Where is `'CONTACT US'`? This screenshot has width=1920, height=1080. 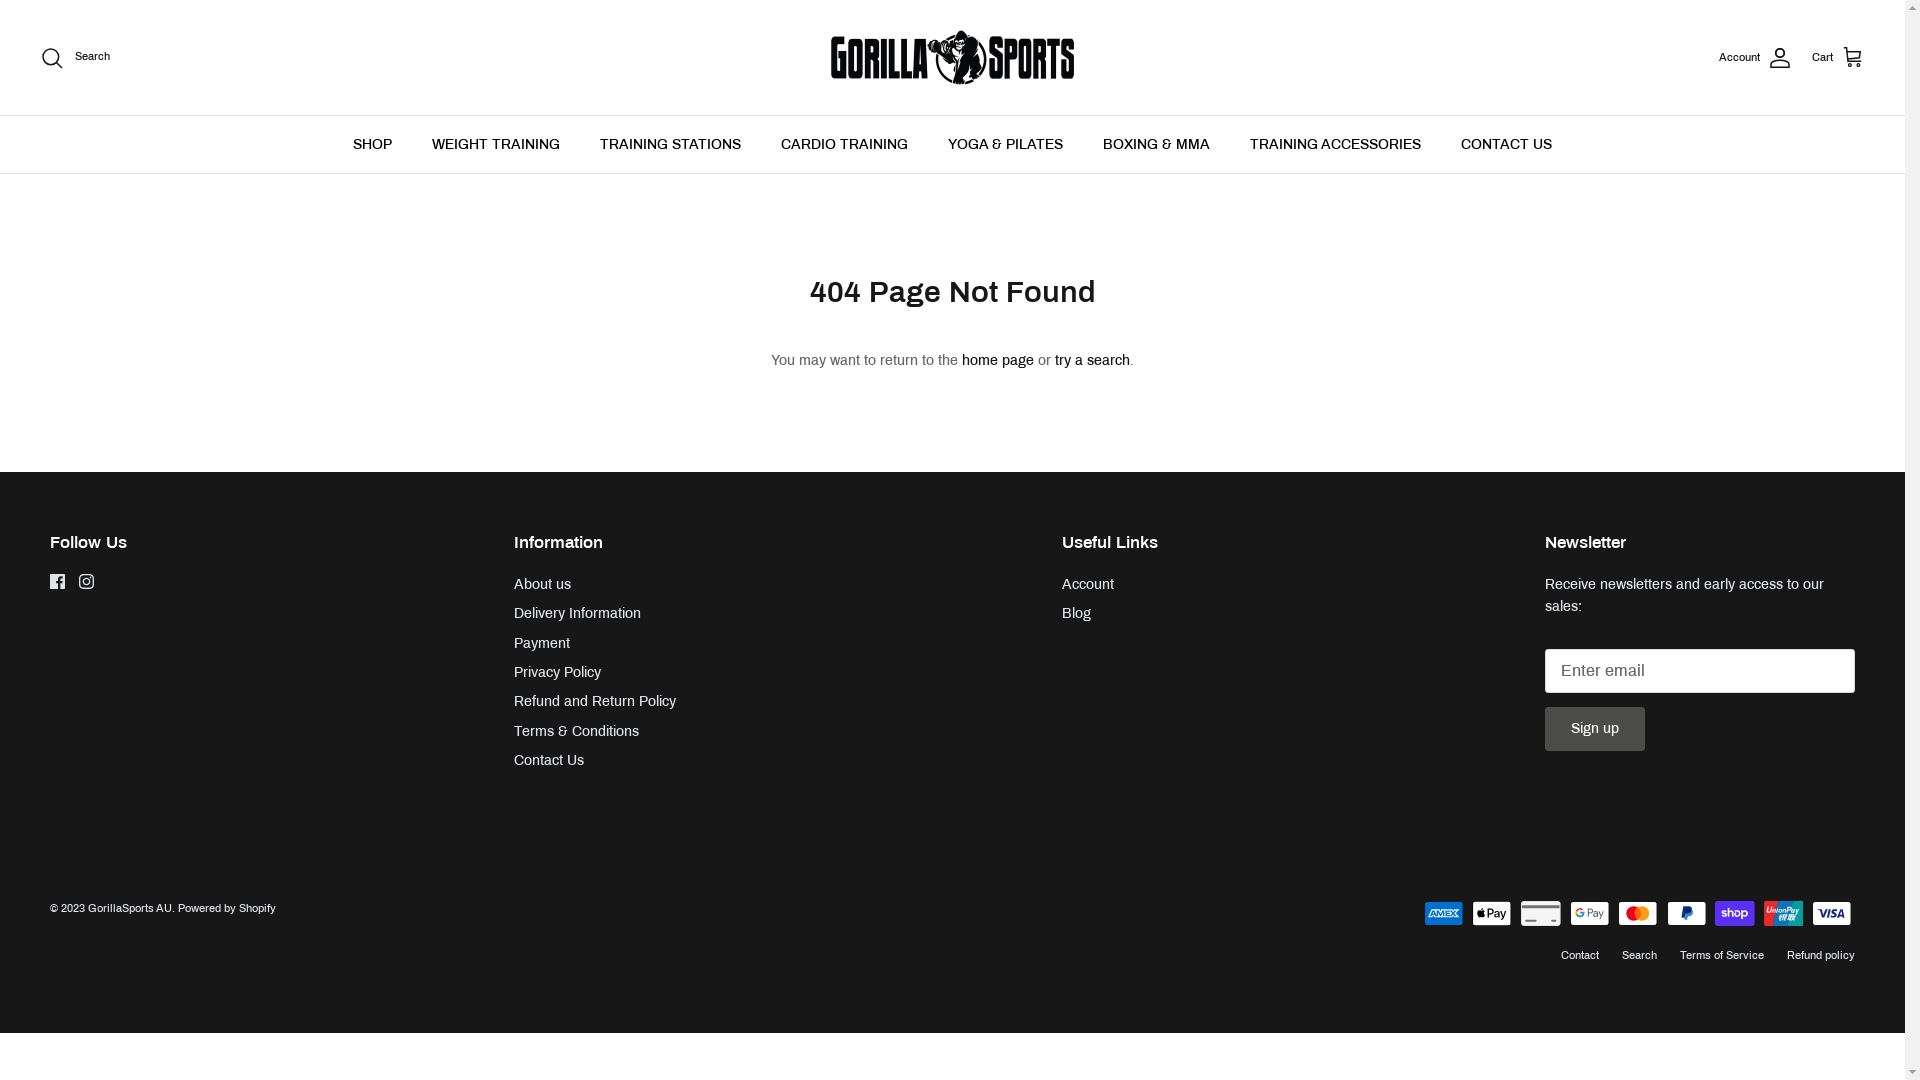 'CONTACT US' is located at coordinates (1506, 143).